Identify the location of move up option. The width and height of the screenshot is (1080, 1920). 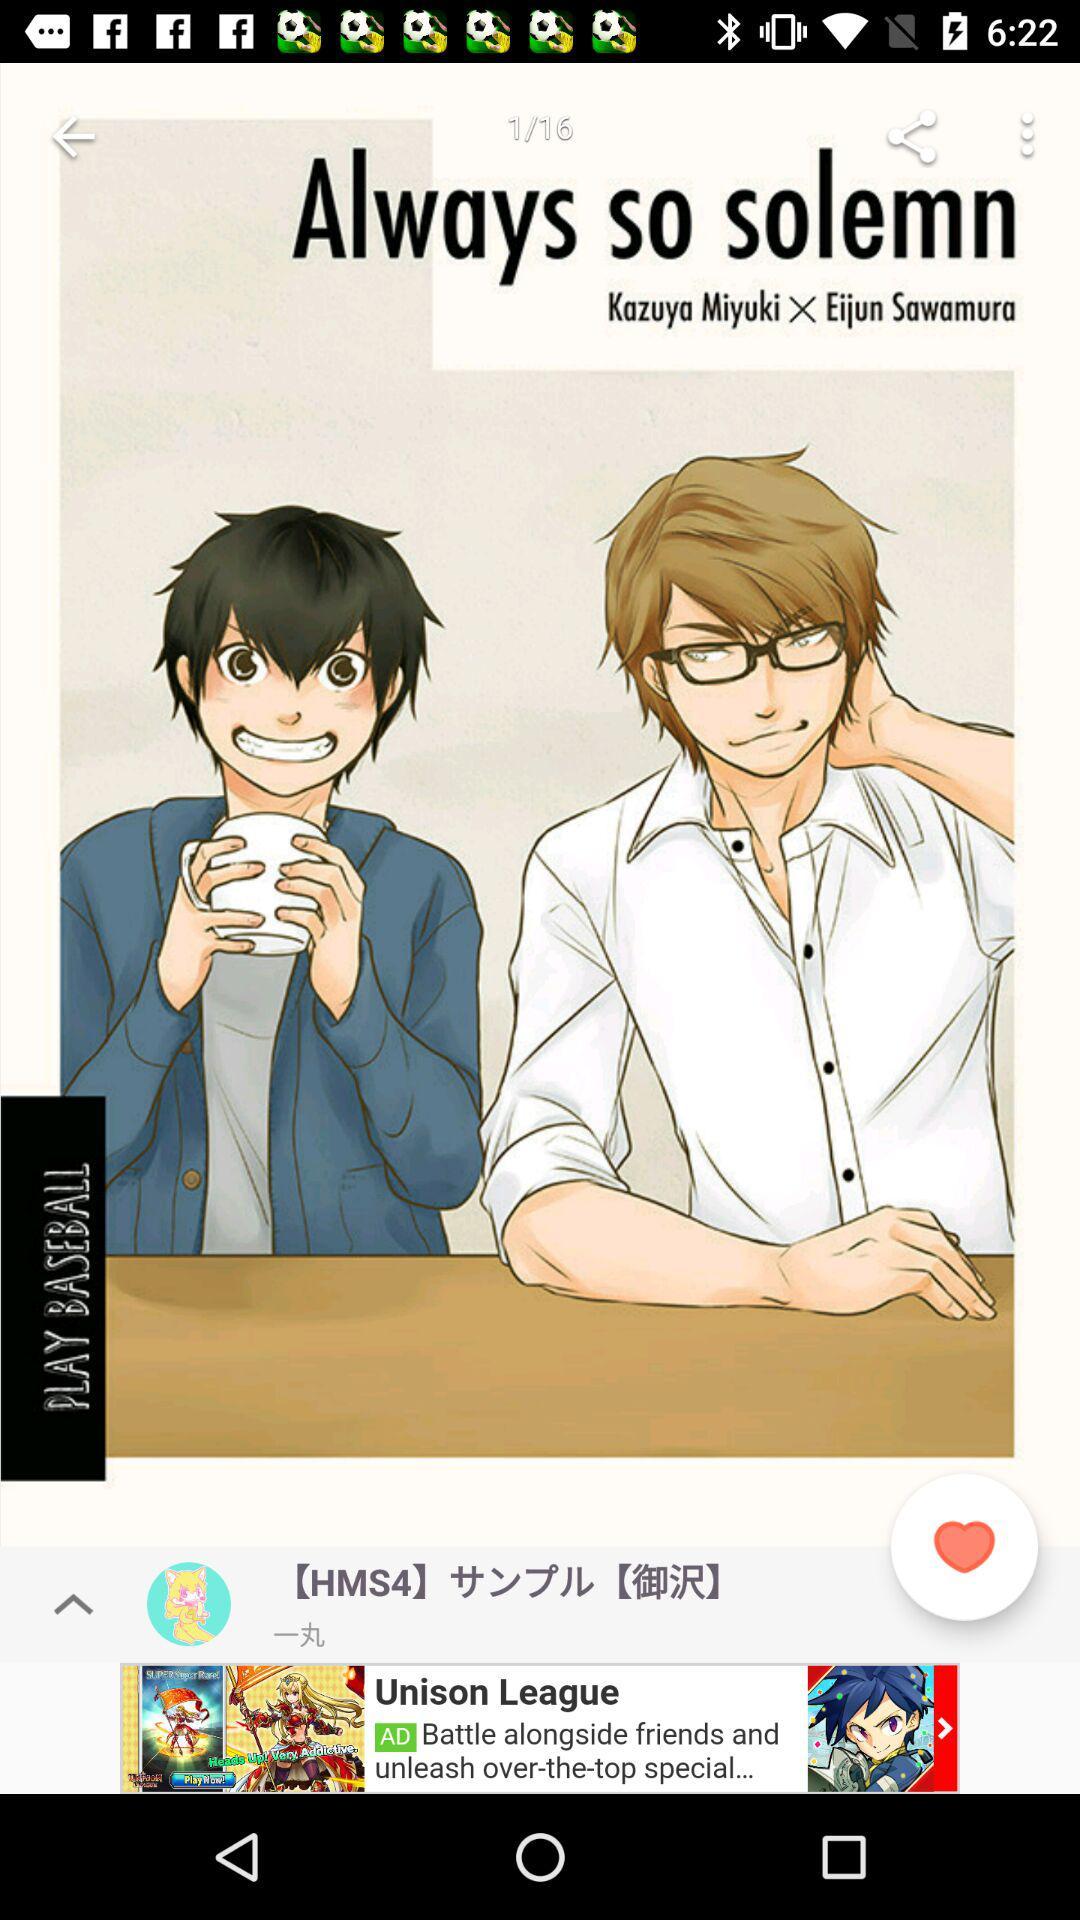
(72, 1604).